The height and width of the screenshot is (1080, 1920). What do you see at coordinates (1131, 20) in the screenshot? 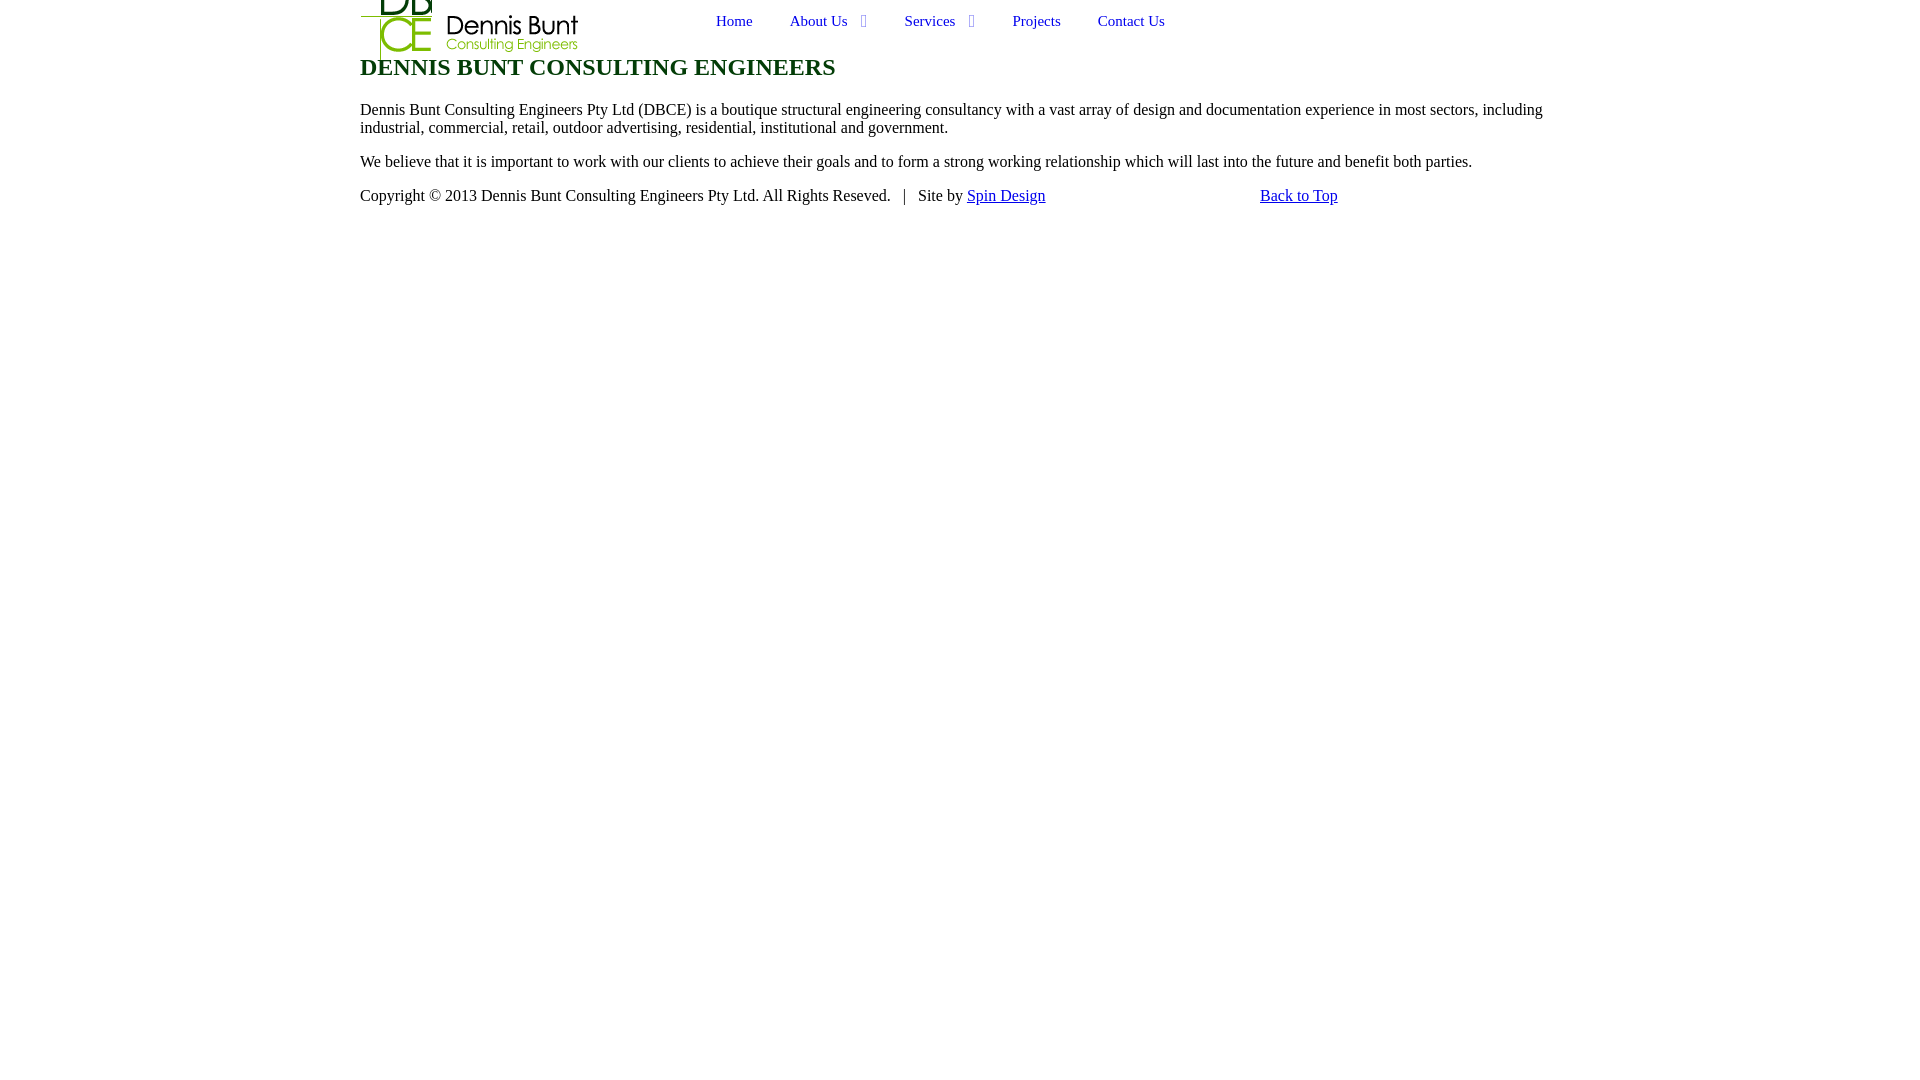
I see `'Contact Us'` at bounding box center [1131, 20].